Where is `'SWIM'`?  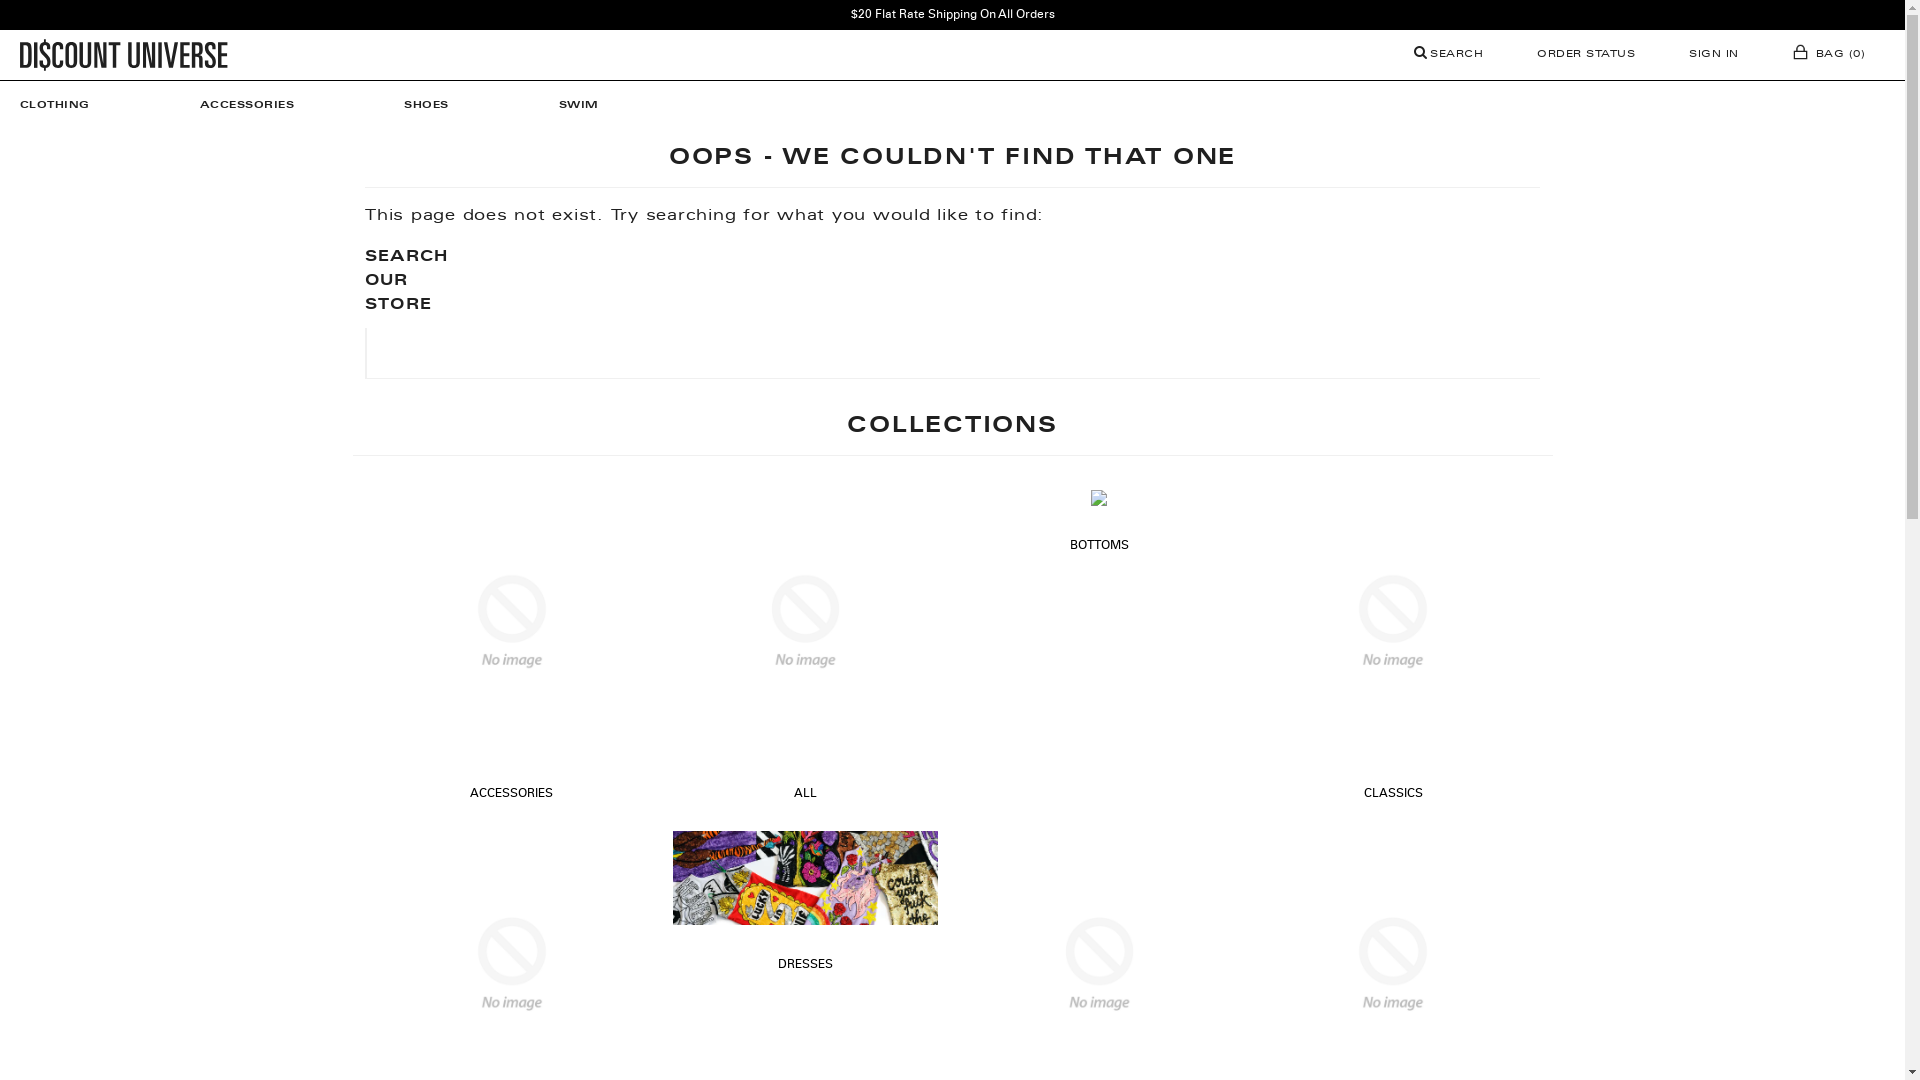
'SWIM' is located at coordinates (578, 105).